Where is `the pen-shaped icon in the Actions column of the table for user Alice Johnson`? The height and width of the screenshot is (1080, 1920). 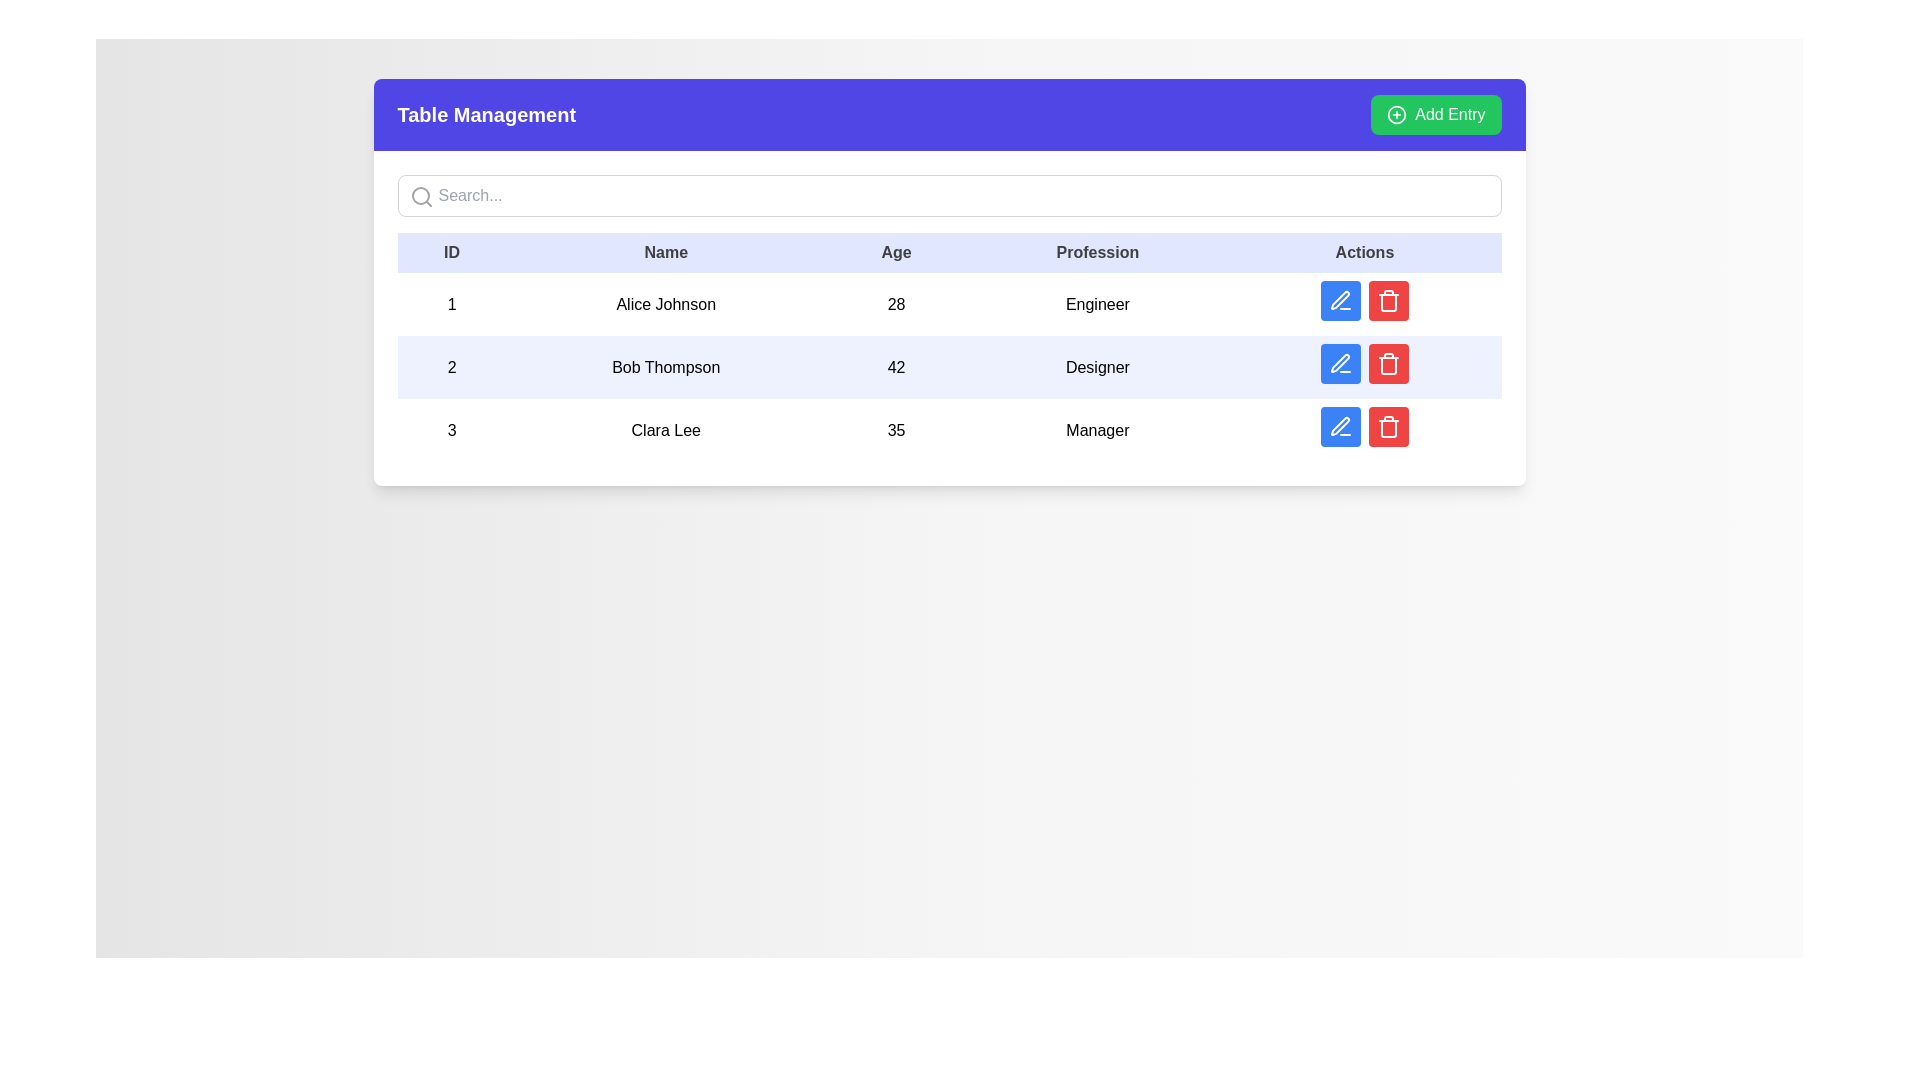 the pen-shaped icon in the Actions column of the table for user Alice Johnson is located at coordinates (1340, 300).